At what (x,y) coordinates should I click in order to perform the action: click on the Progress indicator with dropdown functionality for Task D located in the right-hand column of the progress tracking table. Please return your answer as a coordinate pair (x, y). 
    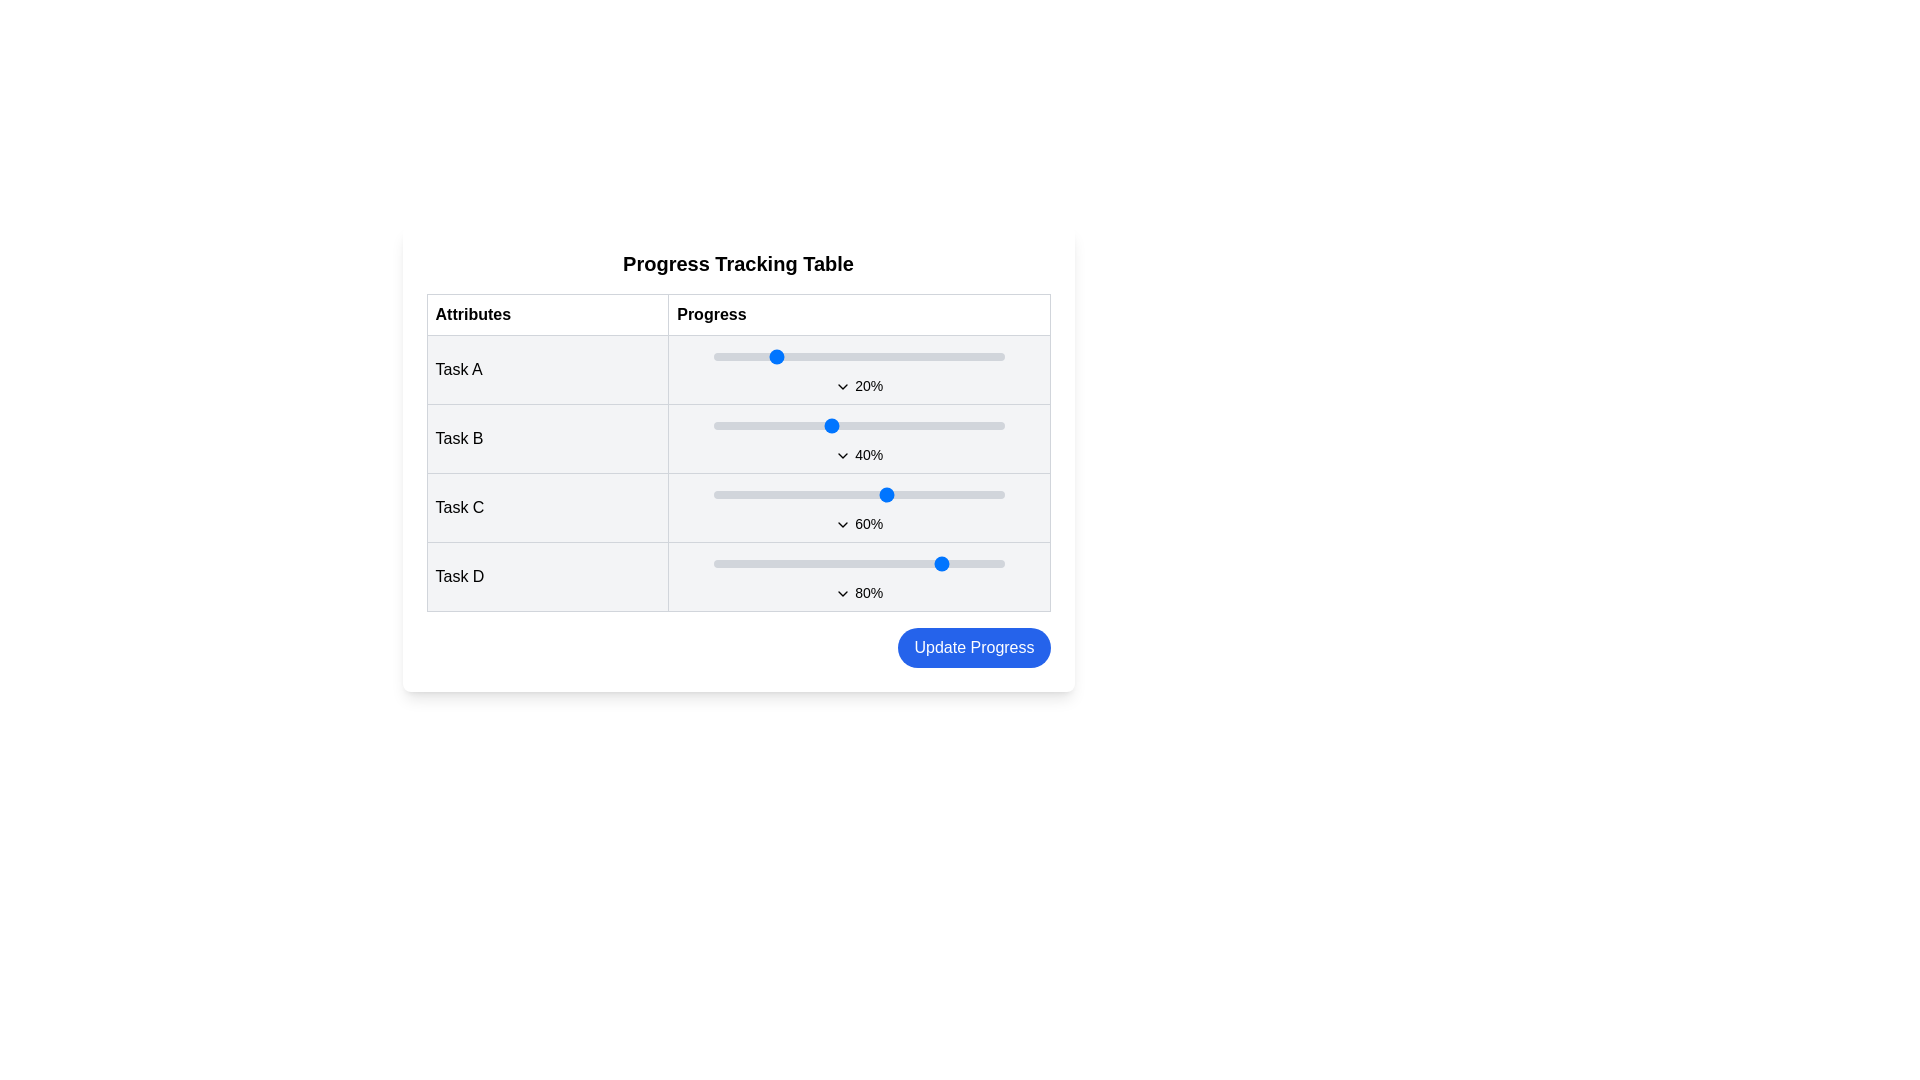
    Looking at the image, I should click on (859, 588).